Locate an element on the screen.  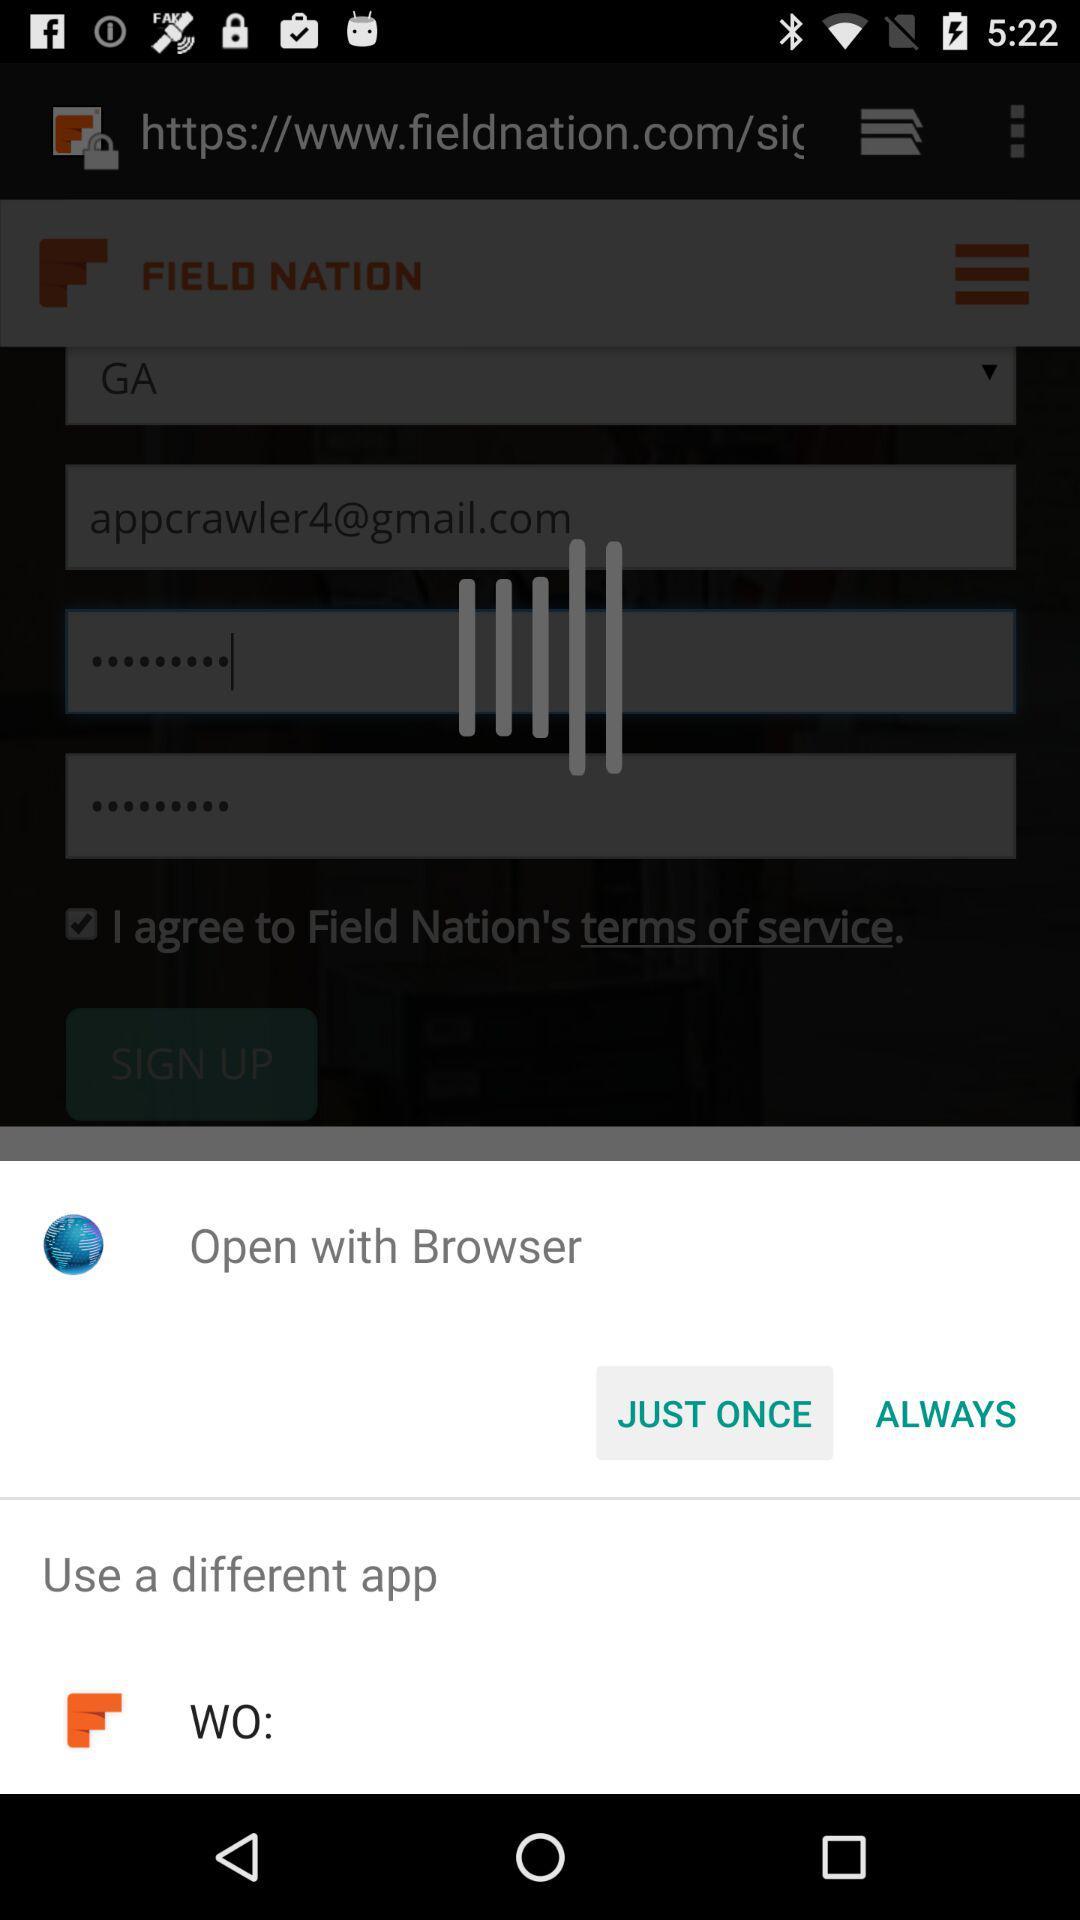
the just once button is located at coordinates (713, 1411).